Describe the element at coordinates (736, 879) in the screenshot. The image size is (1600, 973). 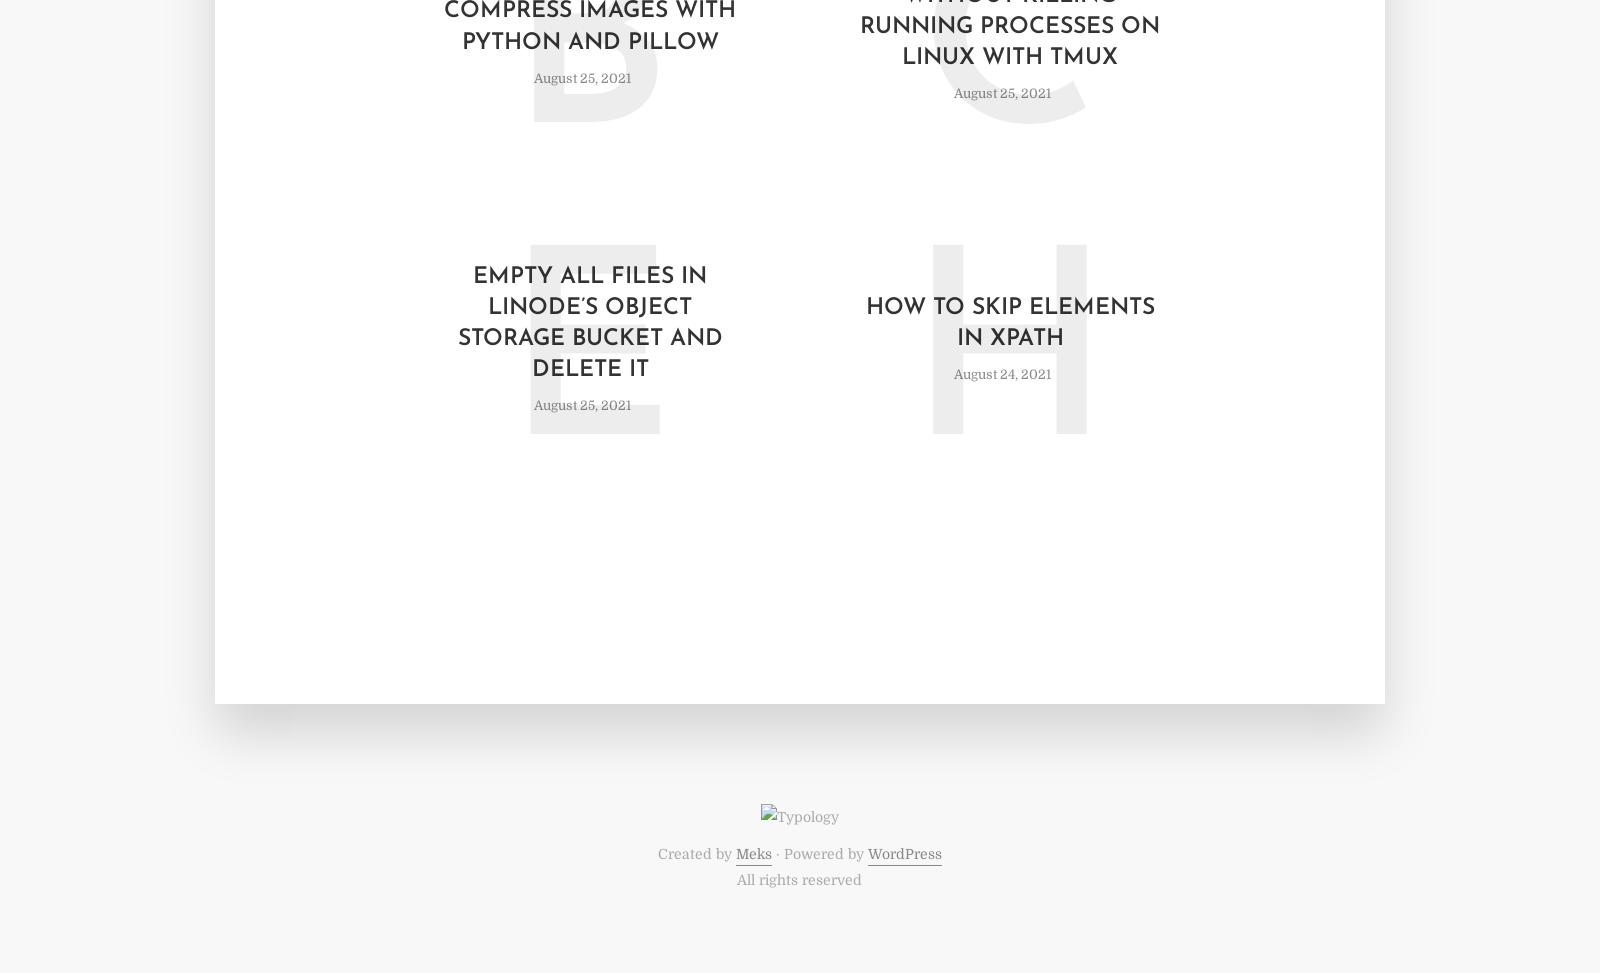
I see `'All rights reserved'` at that location.